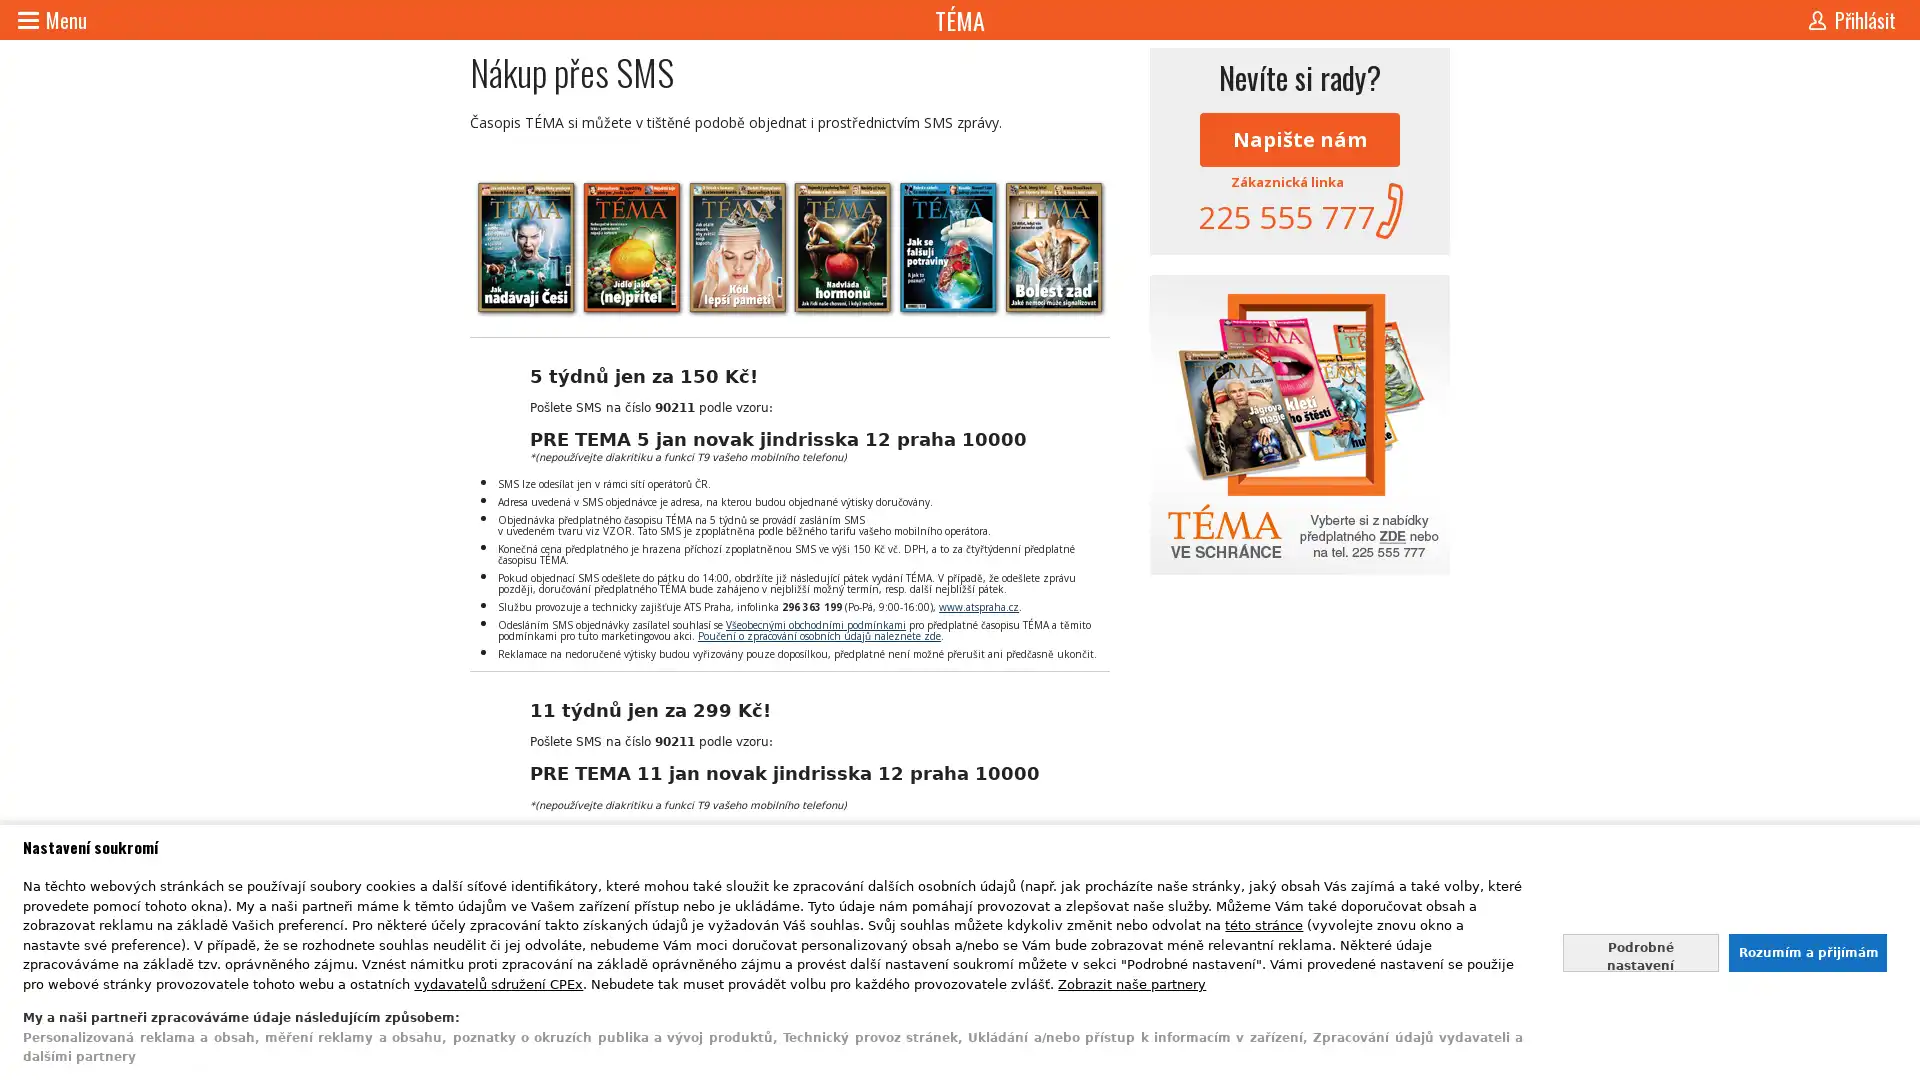 Image resolution: width=1920 pixels, height=1080 pixels. Describe the element at coordinates (1132, 982) in the screenshot. I see `Zobrazit nase partnery` at that location.